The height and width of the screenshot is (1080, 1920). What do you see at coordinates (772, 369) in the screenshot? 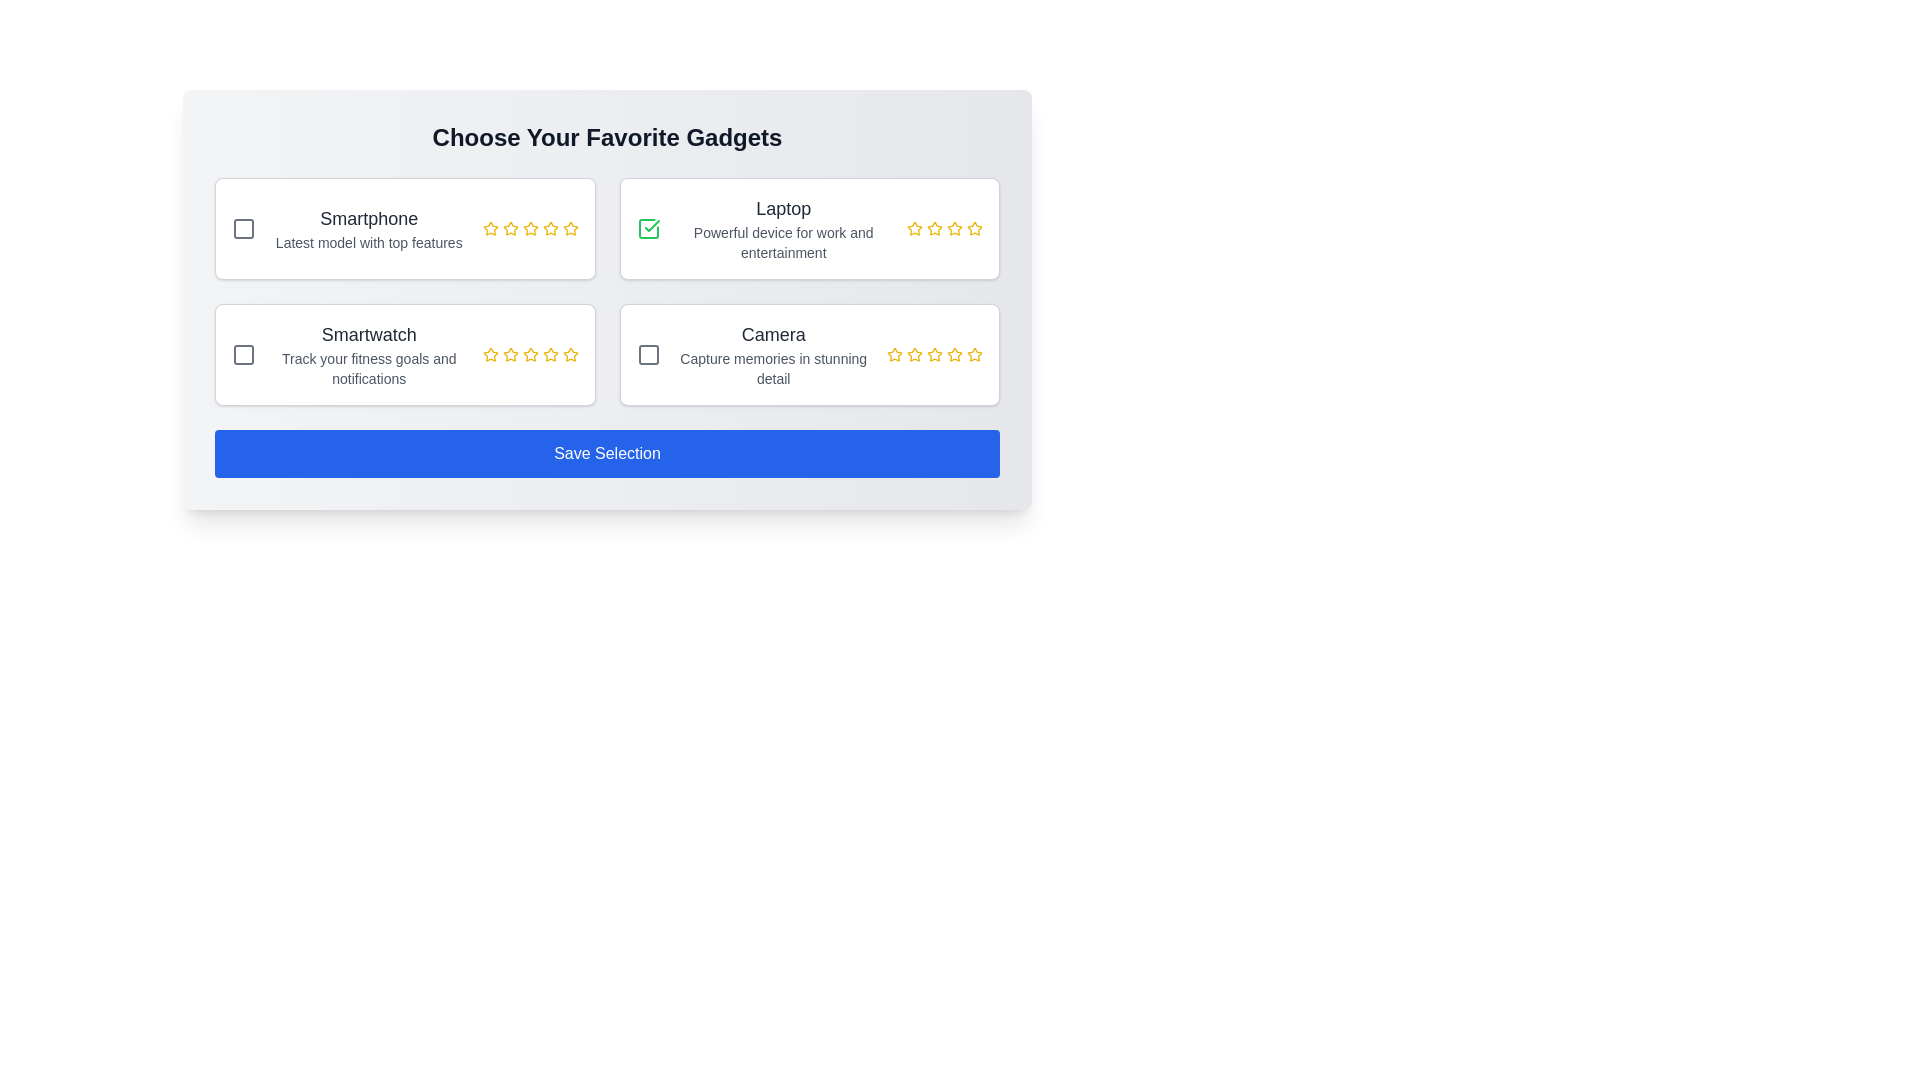
I see `the descriptive text about the 'Camera' option, which is located below the title 'Camera' in the third card of the second row in a grid of selectable options` at bounding box center [772, 369].